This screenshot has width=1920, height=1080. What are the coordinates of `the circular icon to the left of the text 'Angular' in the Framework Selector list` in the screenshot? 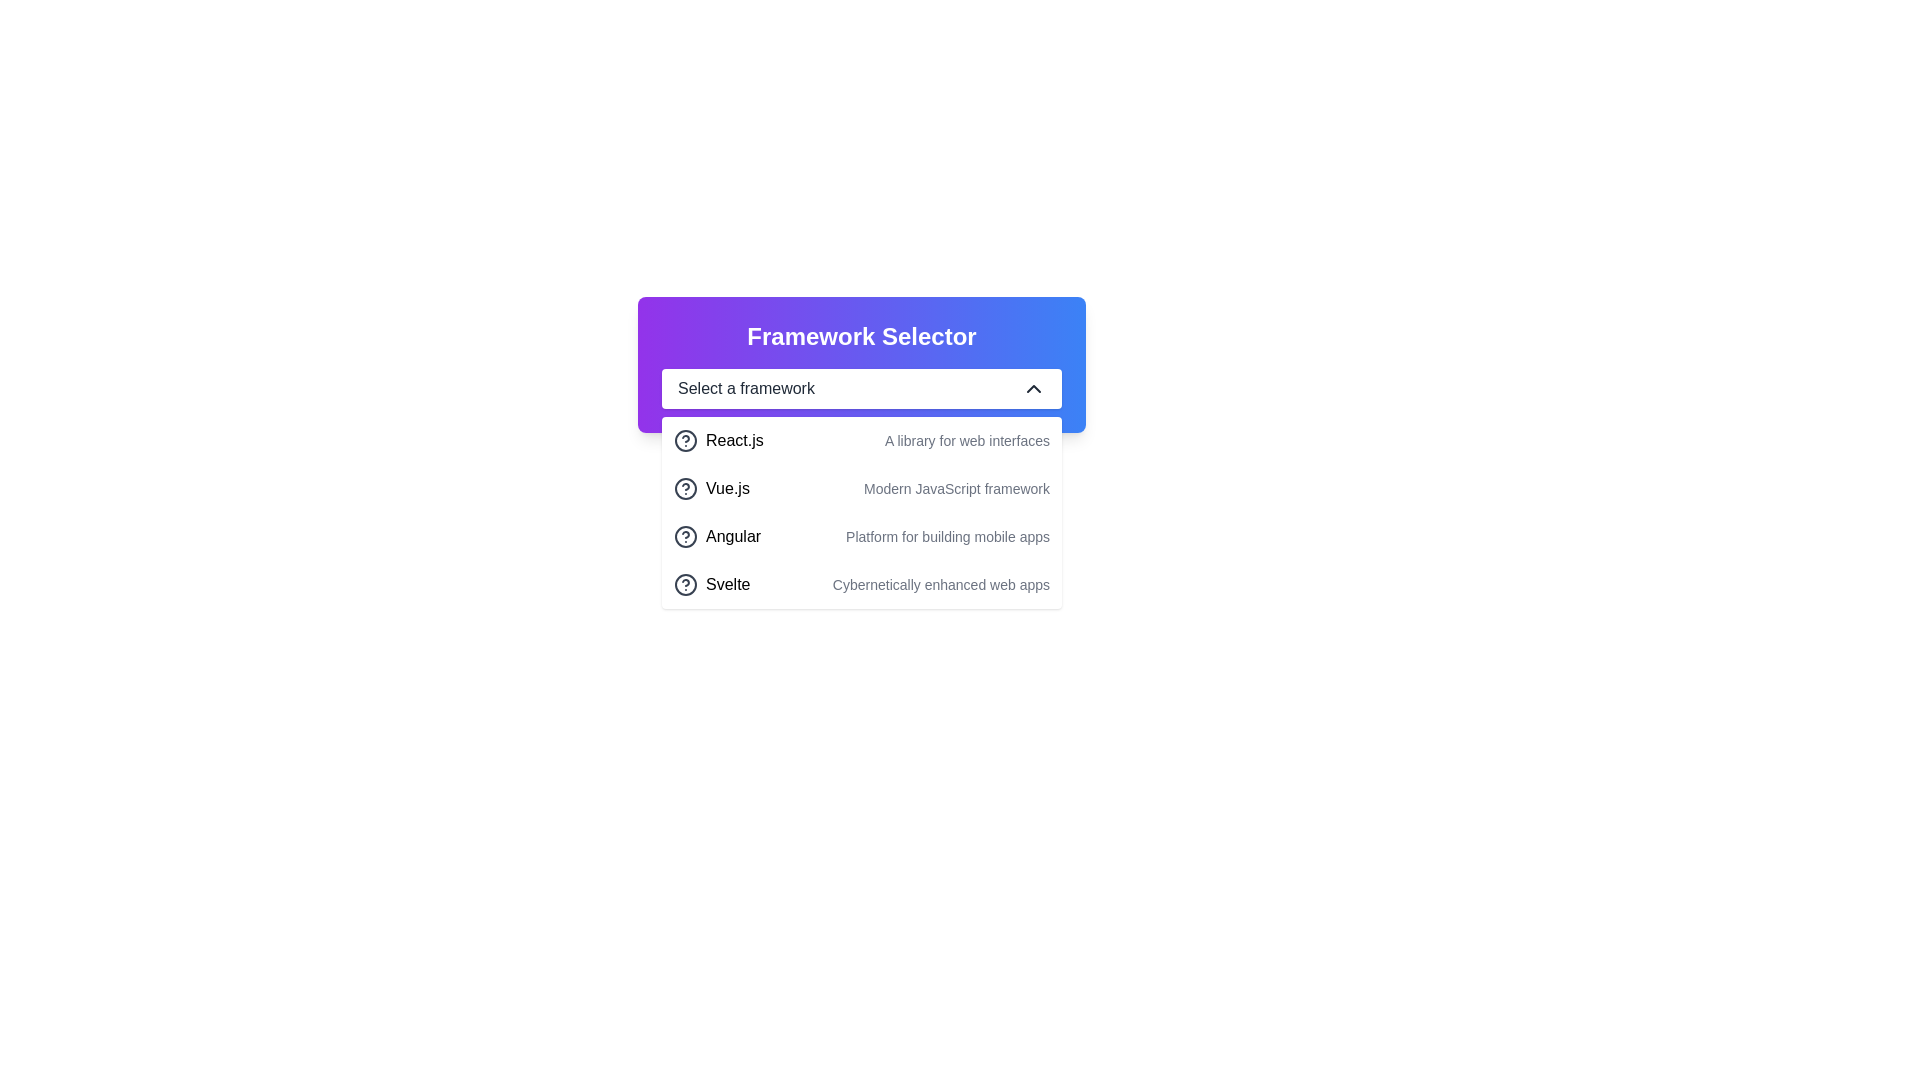 It's located at (686, 535).